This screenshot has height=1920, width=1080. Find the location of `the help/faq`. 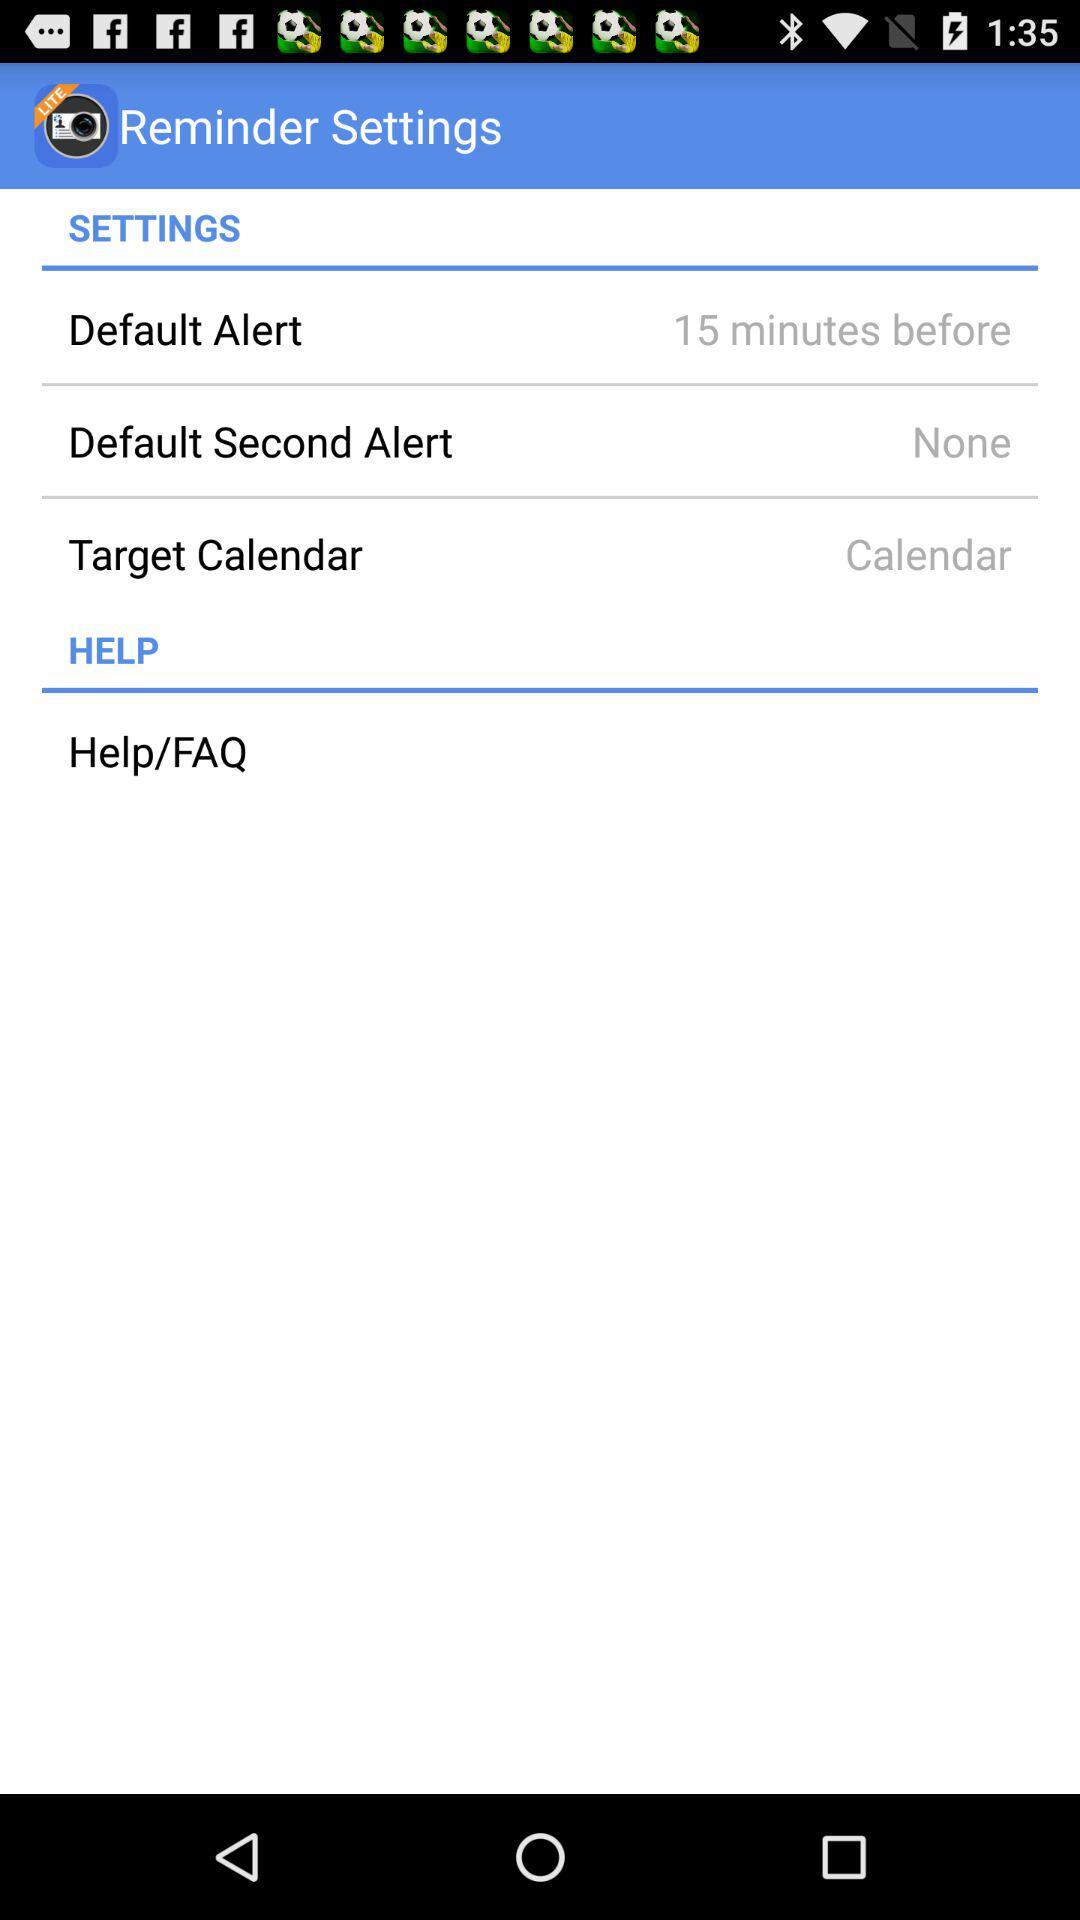

the help/faq is located at coordinates (540, 749).